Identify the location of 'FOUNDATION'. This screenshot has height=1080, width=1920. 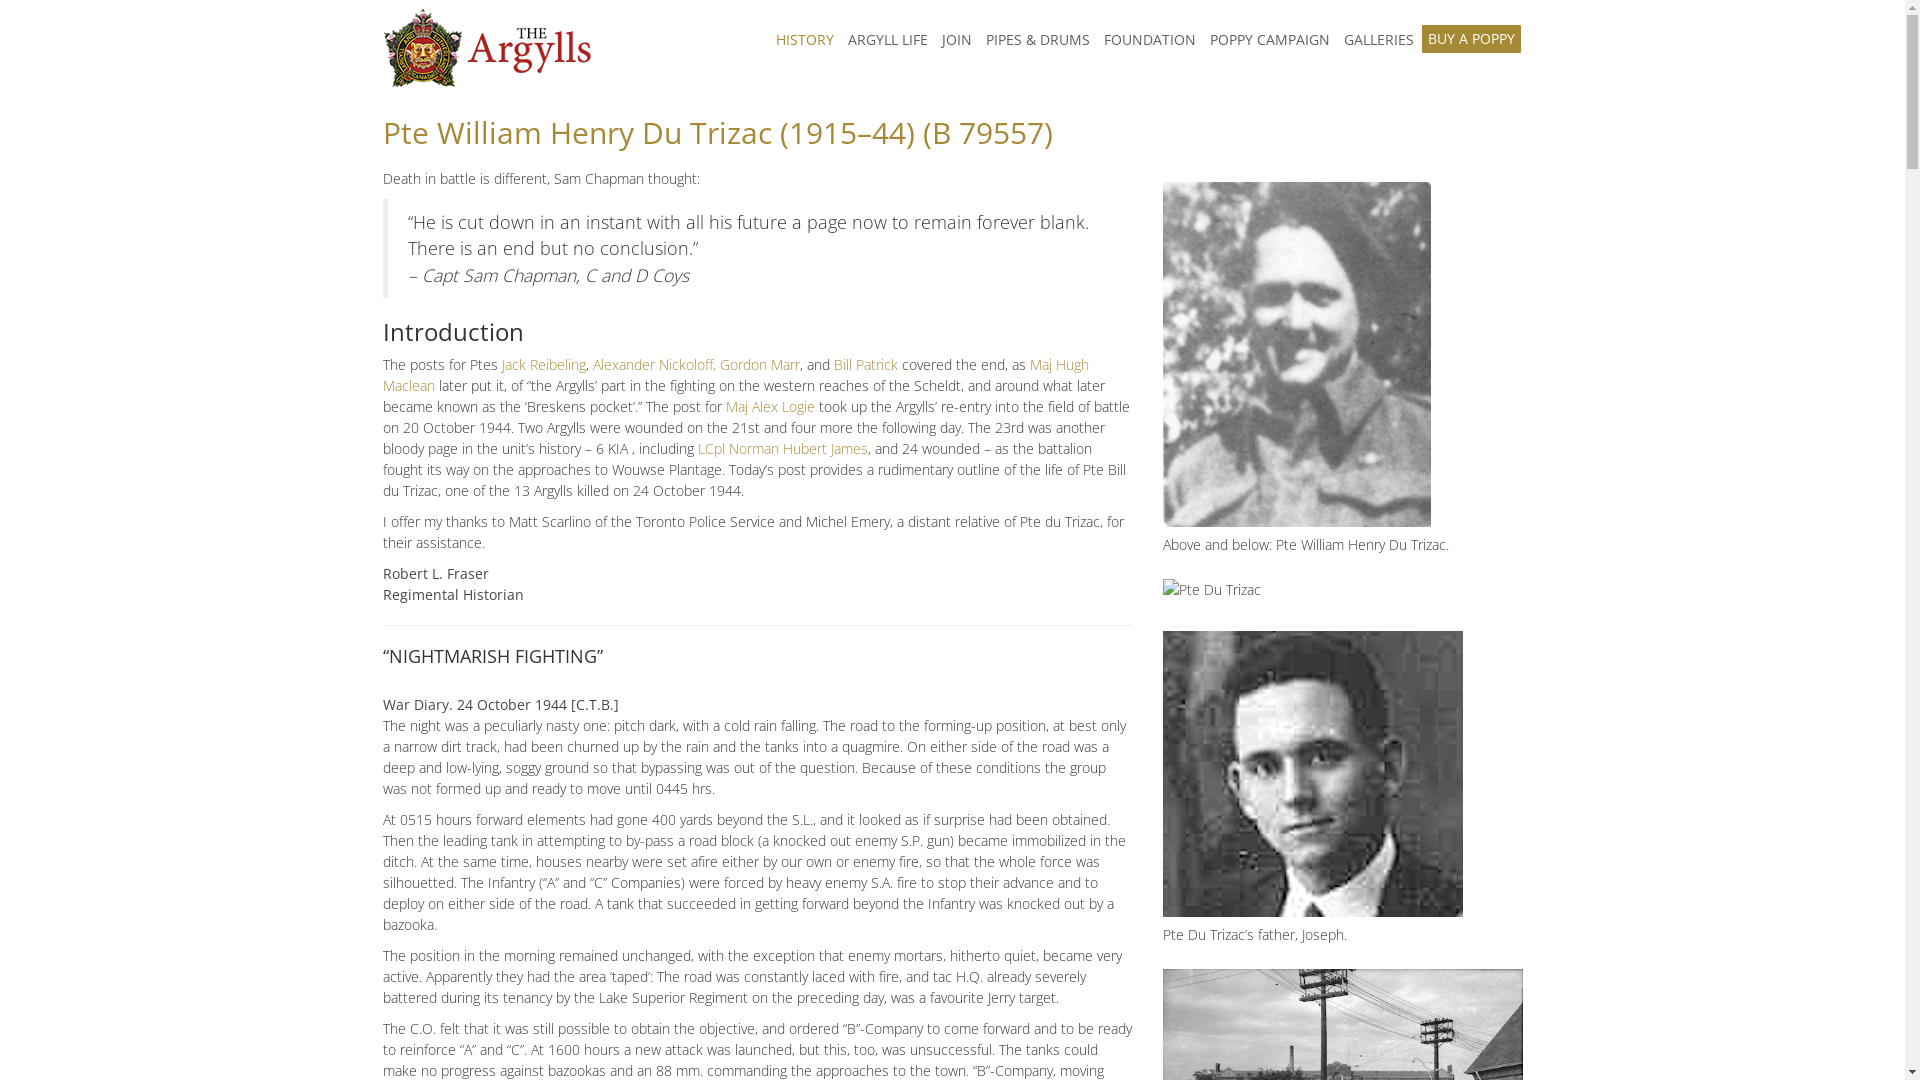
(1148, 39).